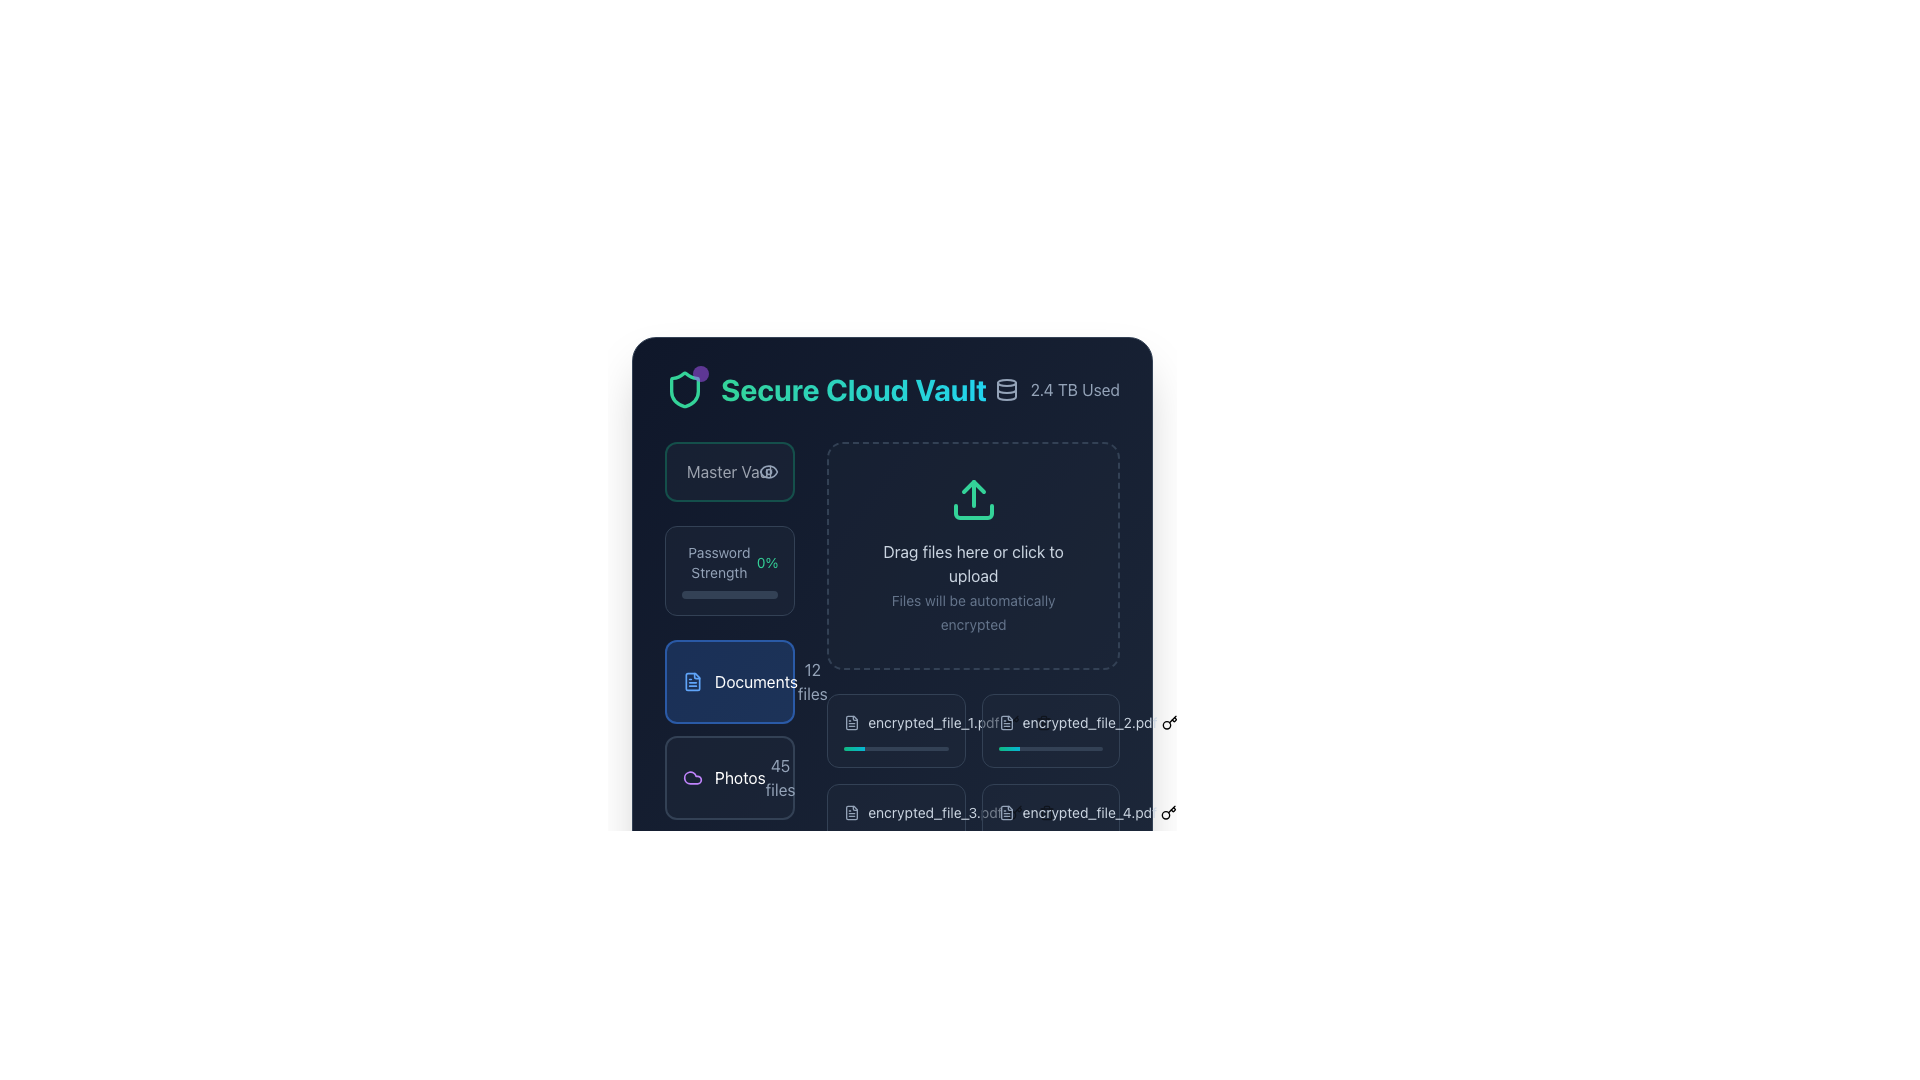  I want to click on the first file entry labeled 'encrypted_file_1.pdf' beneath the 'Documents' section to initiate the action of opening or selecting the file, so click(920, 722).